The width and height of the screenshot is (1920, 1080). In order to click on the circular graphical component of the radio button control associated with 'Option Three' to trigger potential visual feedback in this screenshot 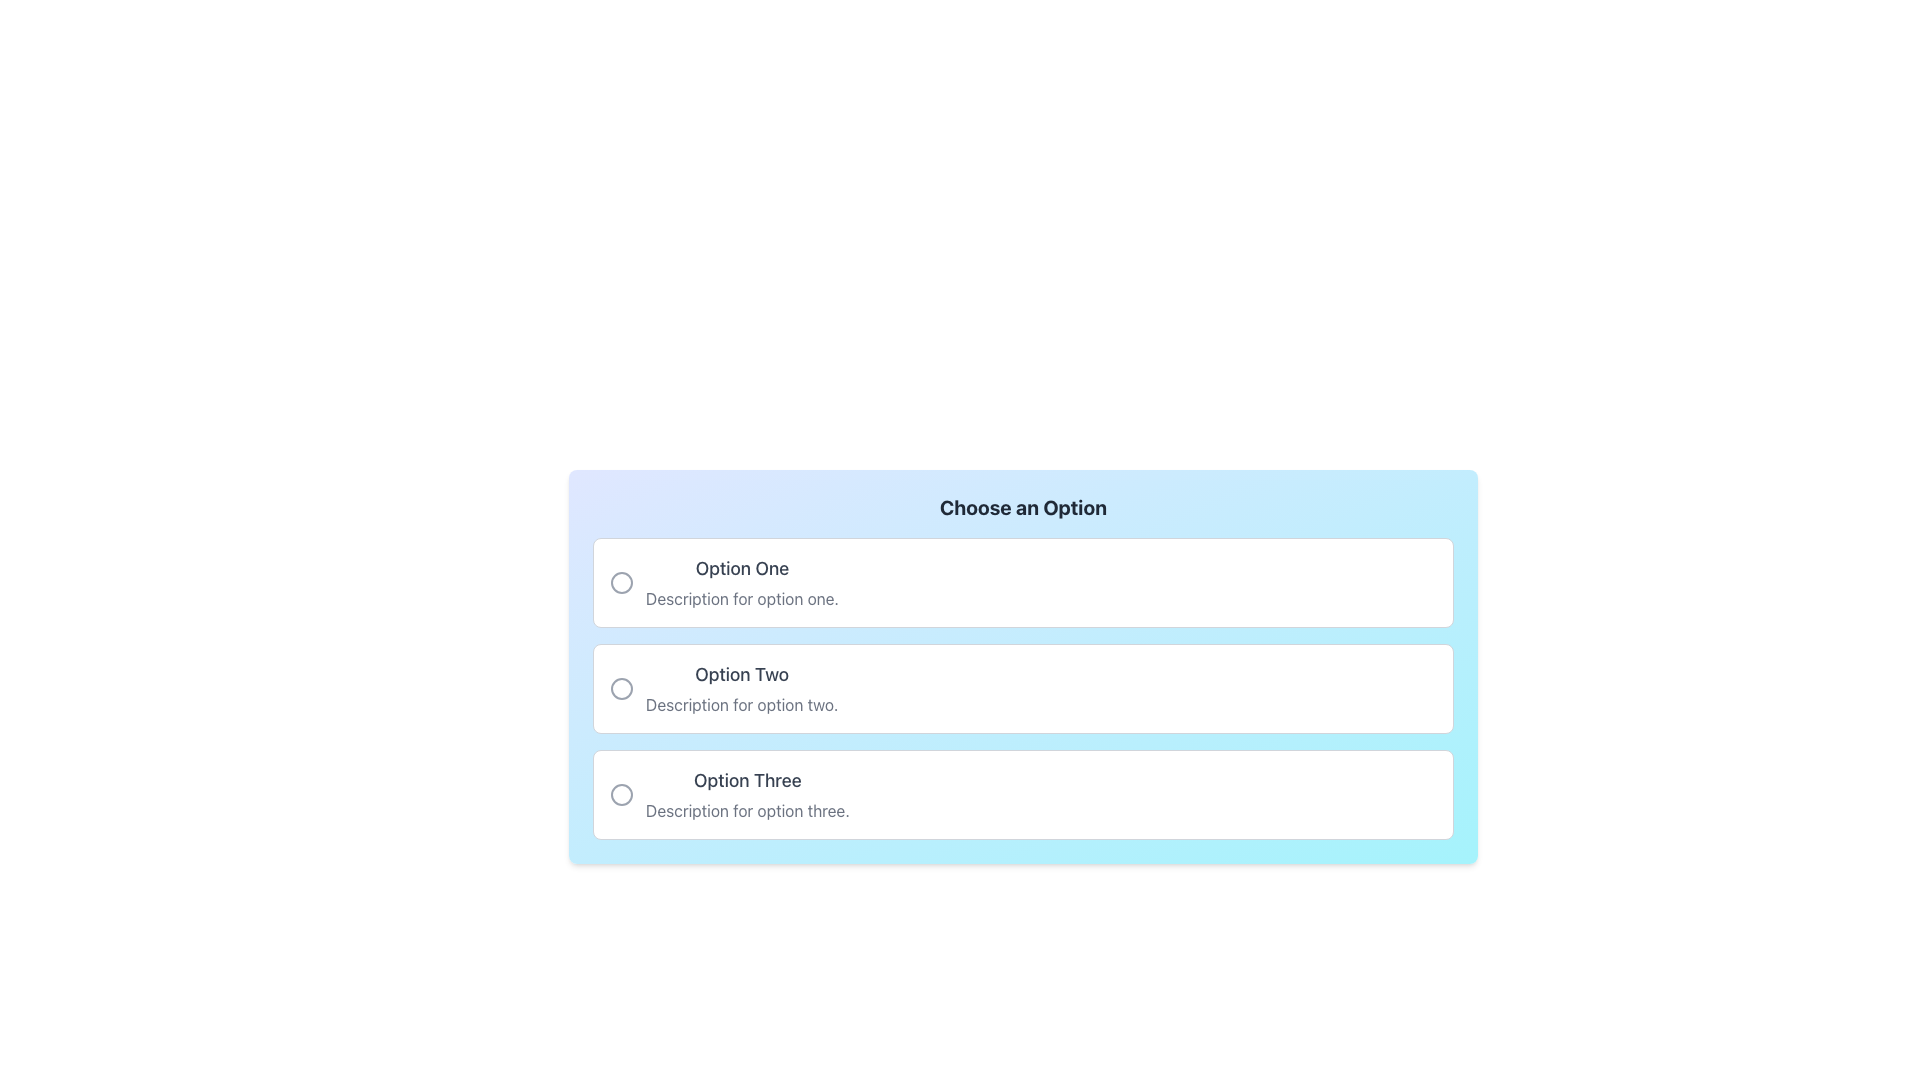, I will do `click(621, 793)`.